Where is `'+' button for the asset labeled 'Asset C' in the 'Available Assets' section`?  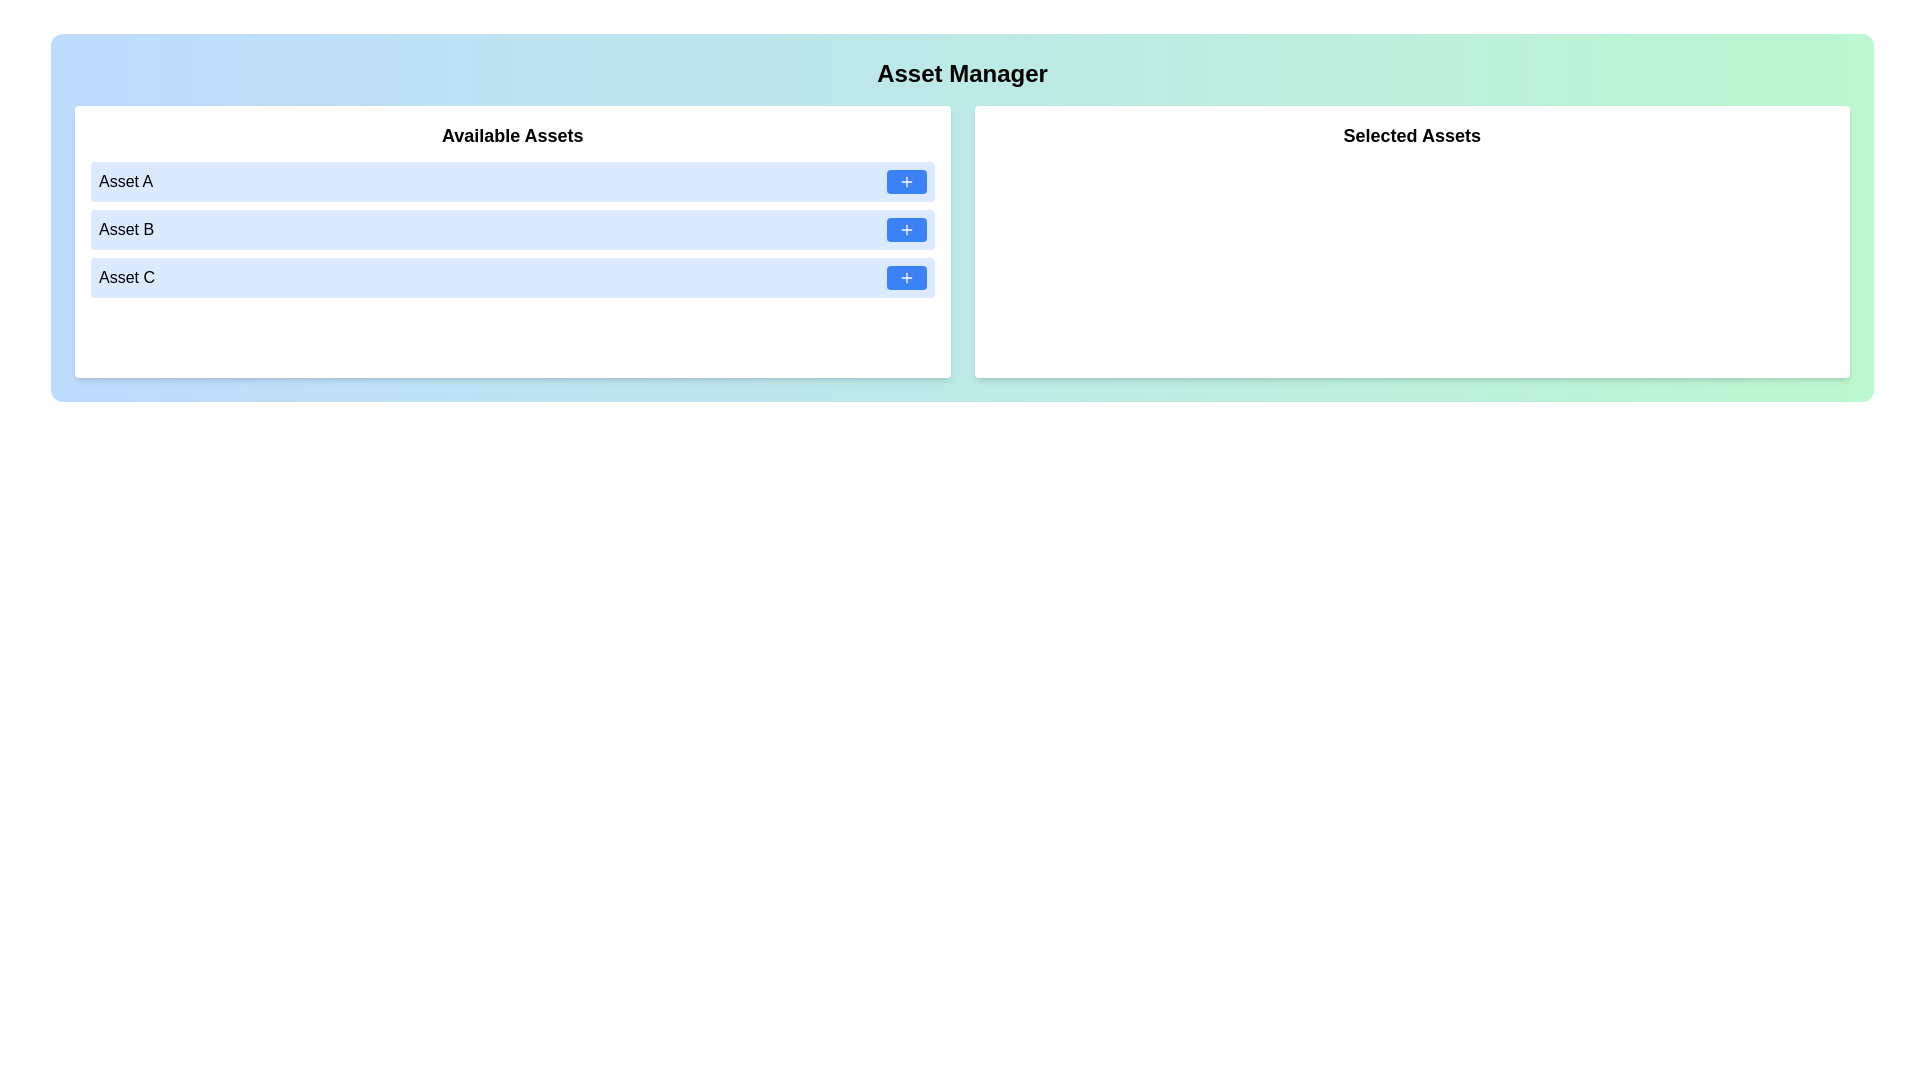 '+' button for the asset labeled 'Asset C' in the 'Available Assets' section is located at coordinates (905, 277).